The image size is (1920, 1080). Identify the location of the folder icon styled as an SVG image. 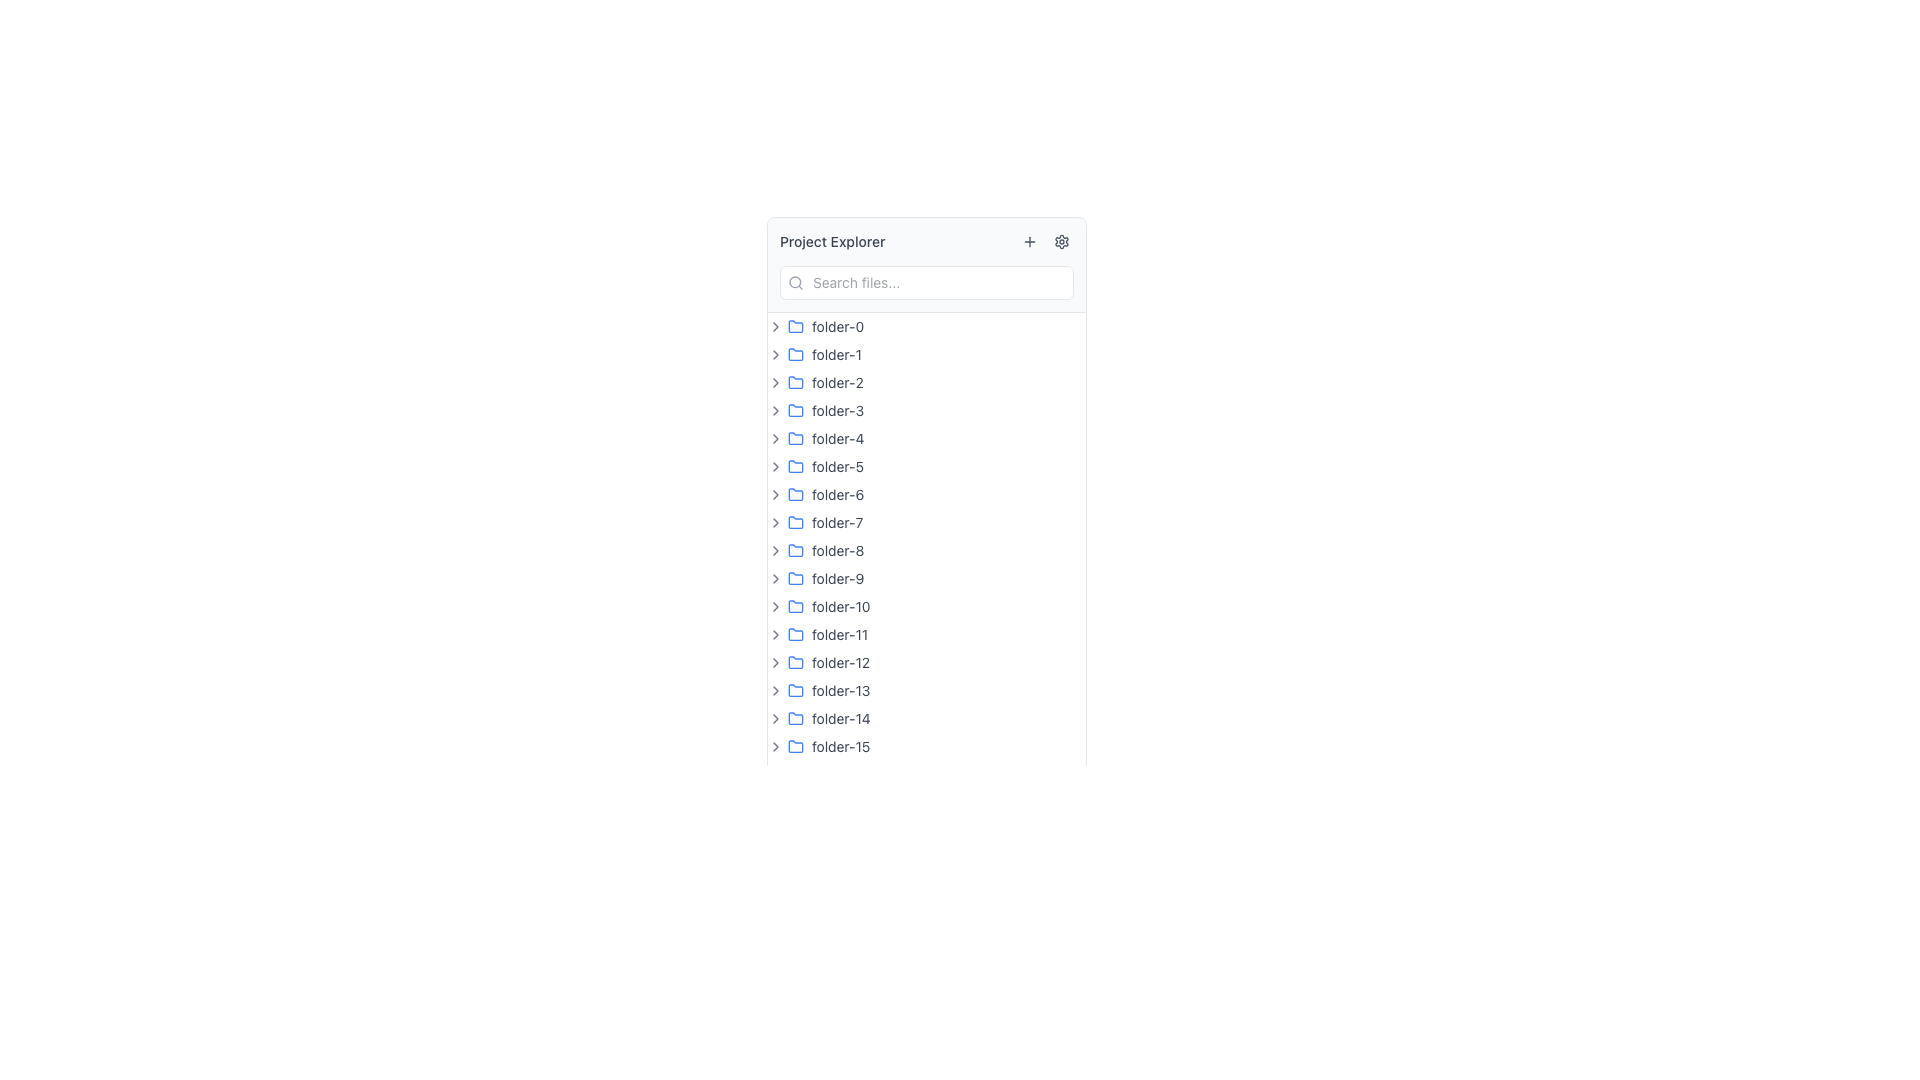
(795, 633).